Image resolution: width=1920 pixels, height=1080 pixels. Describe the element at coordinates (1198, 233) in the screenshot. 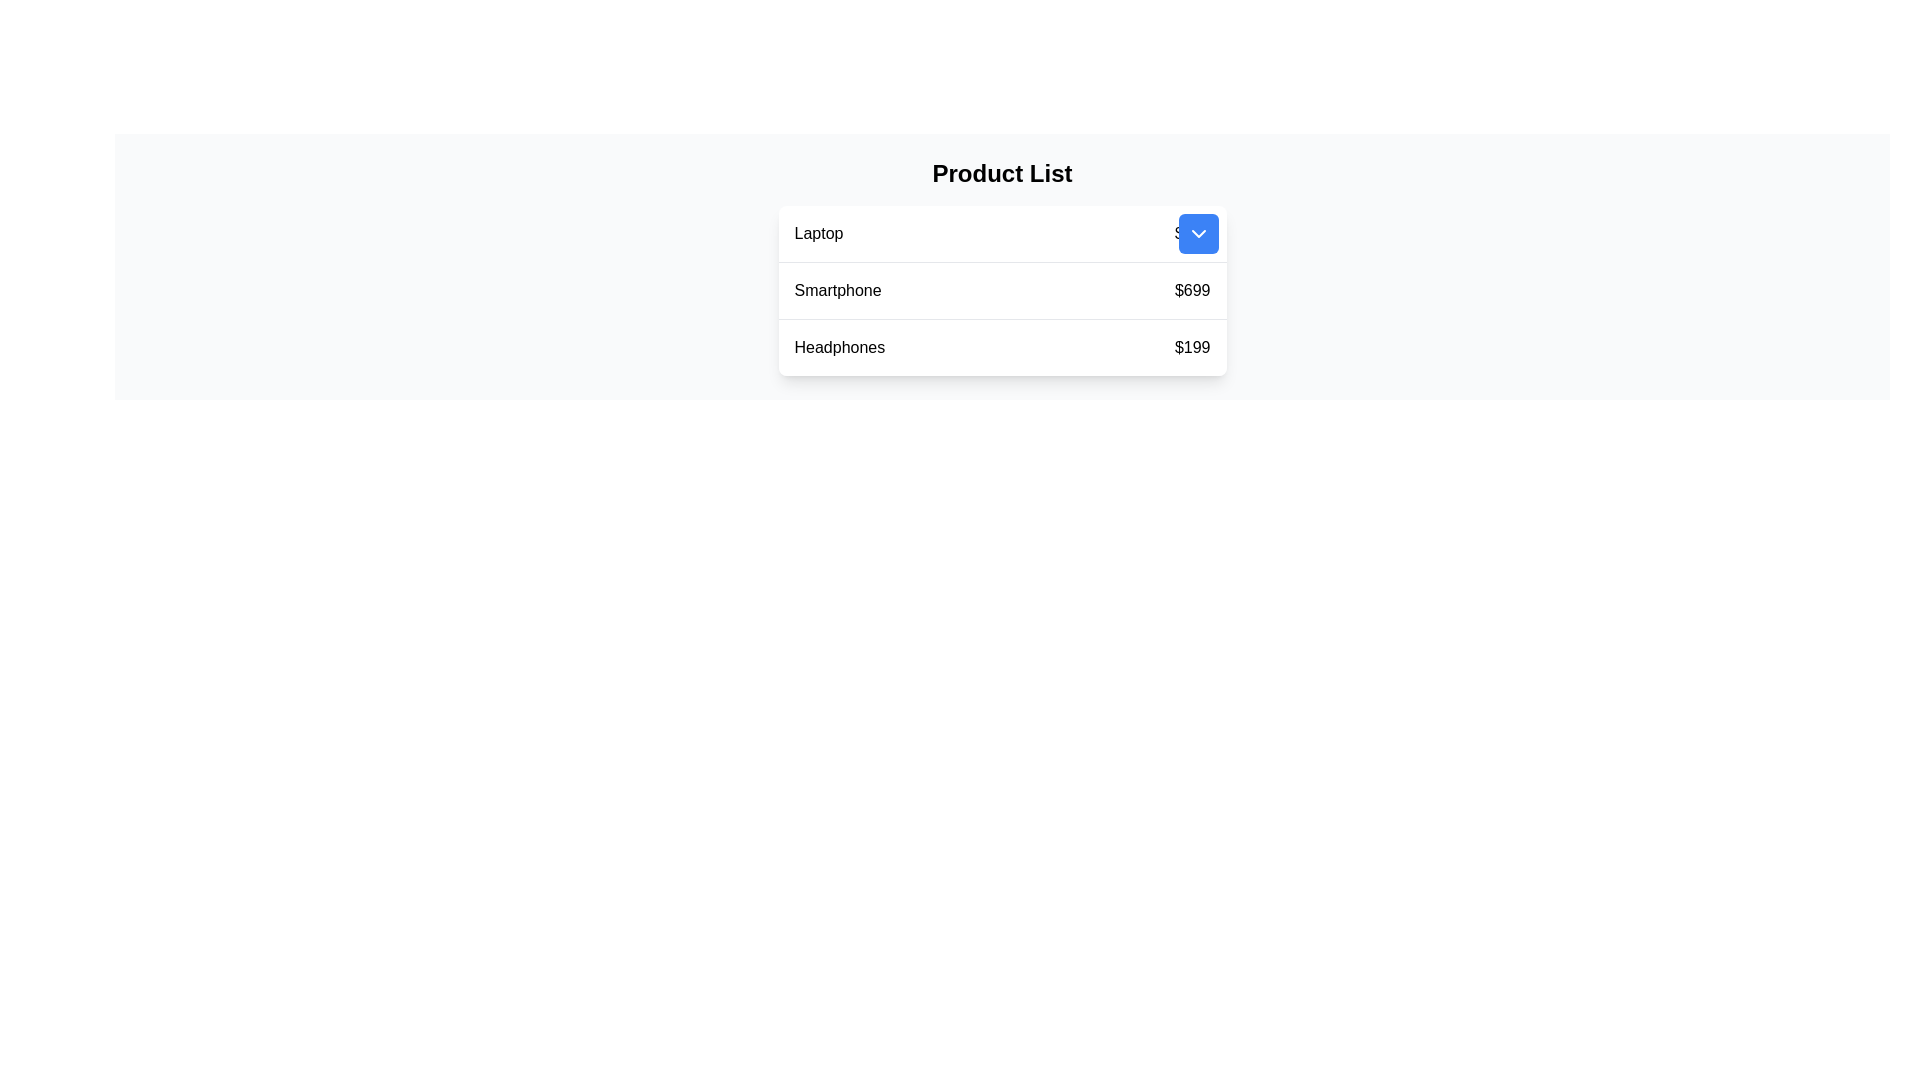

I see `the blue square button with white text and a downward-facing chevron icon located in the top-right corner of the 'Laptop' list item priced at '$999'` at that location.